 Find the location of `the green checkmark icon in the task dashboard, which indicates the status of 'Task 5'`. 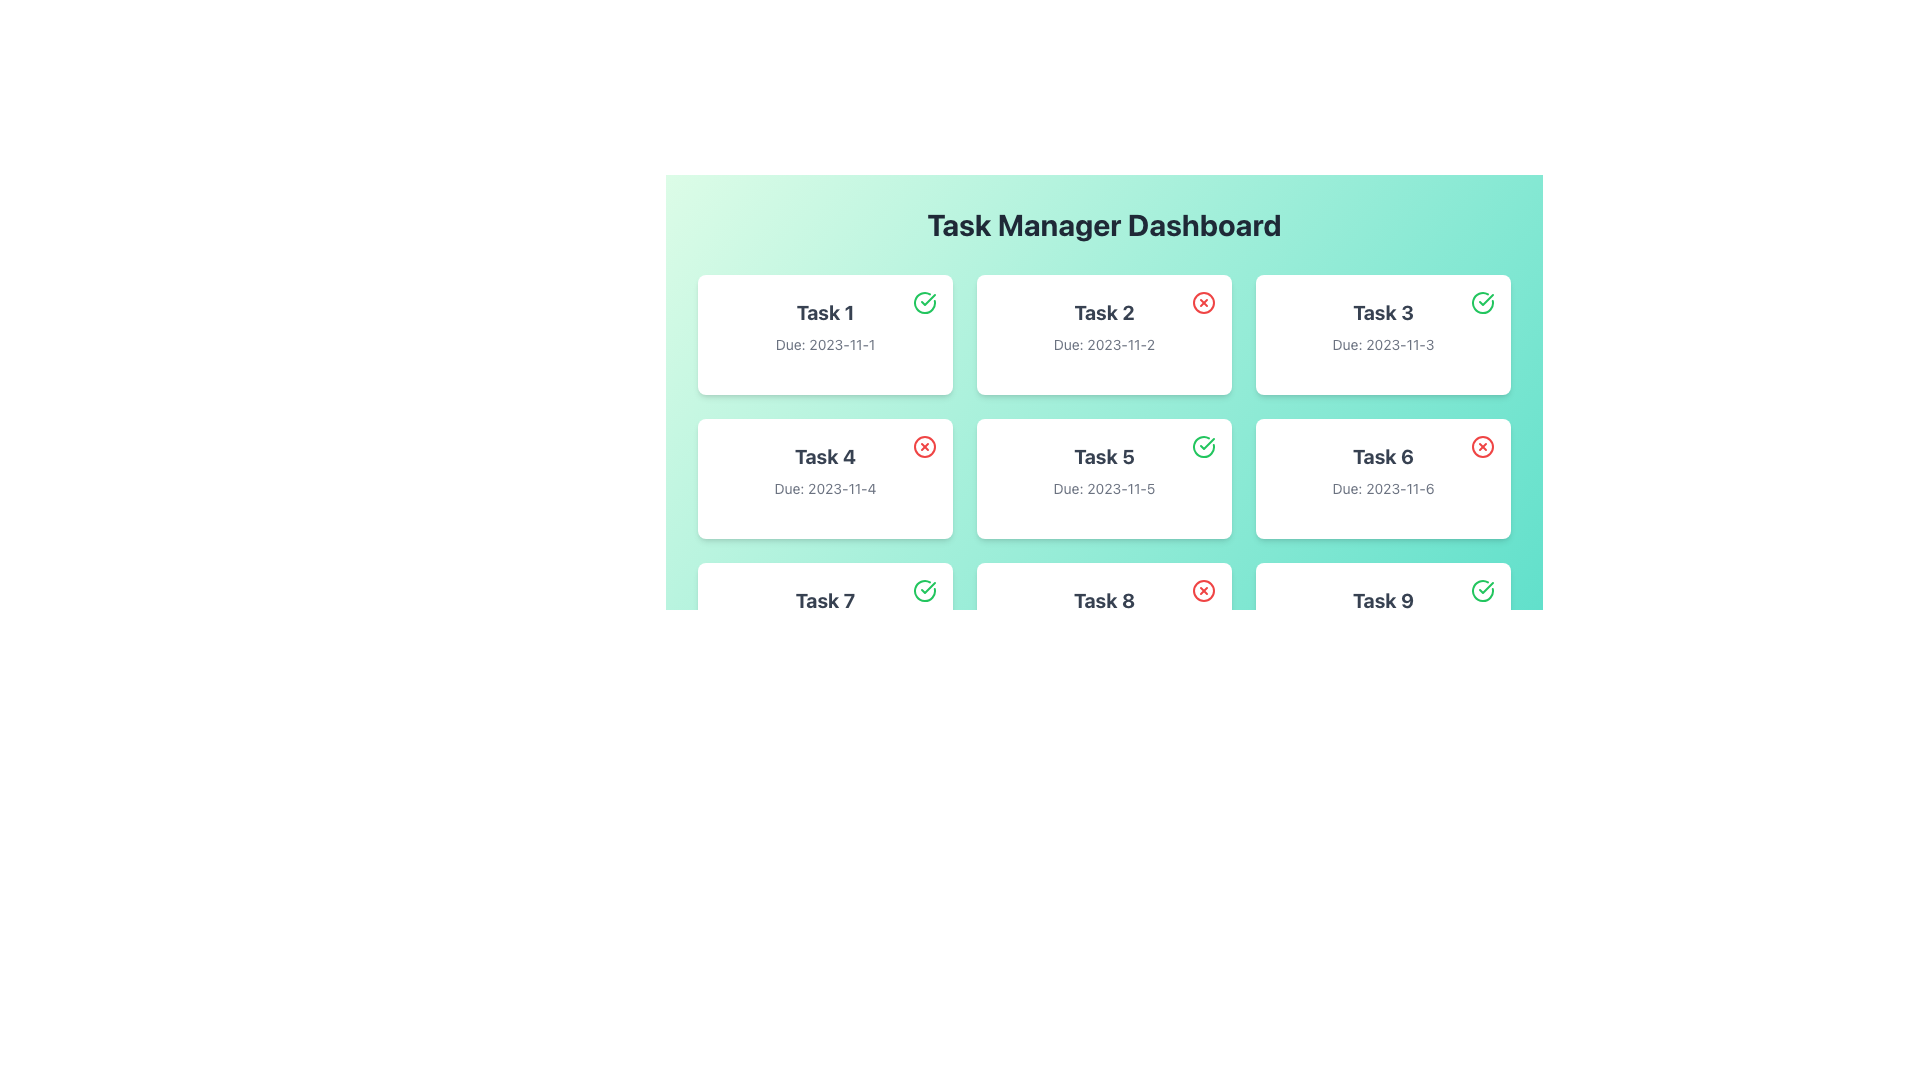

the green checkmark icon in the task dashboard, which indicates the status of 'Task 5' is located at coordinates (927, 586).